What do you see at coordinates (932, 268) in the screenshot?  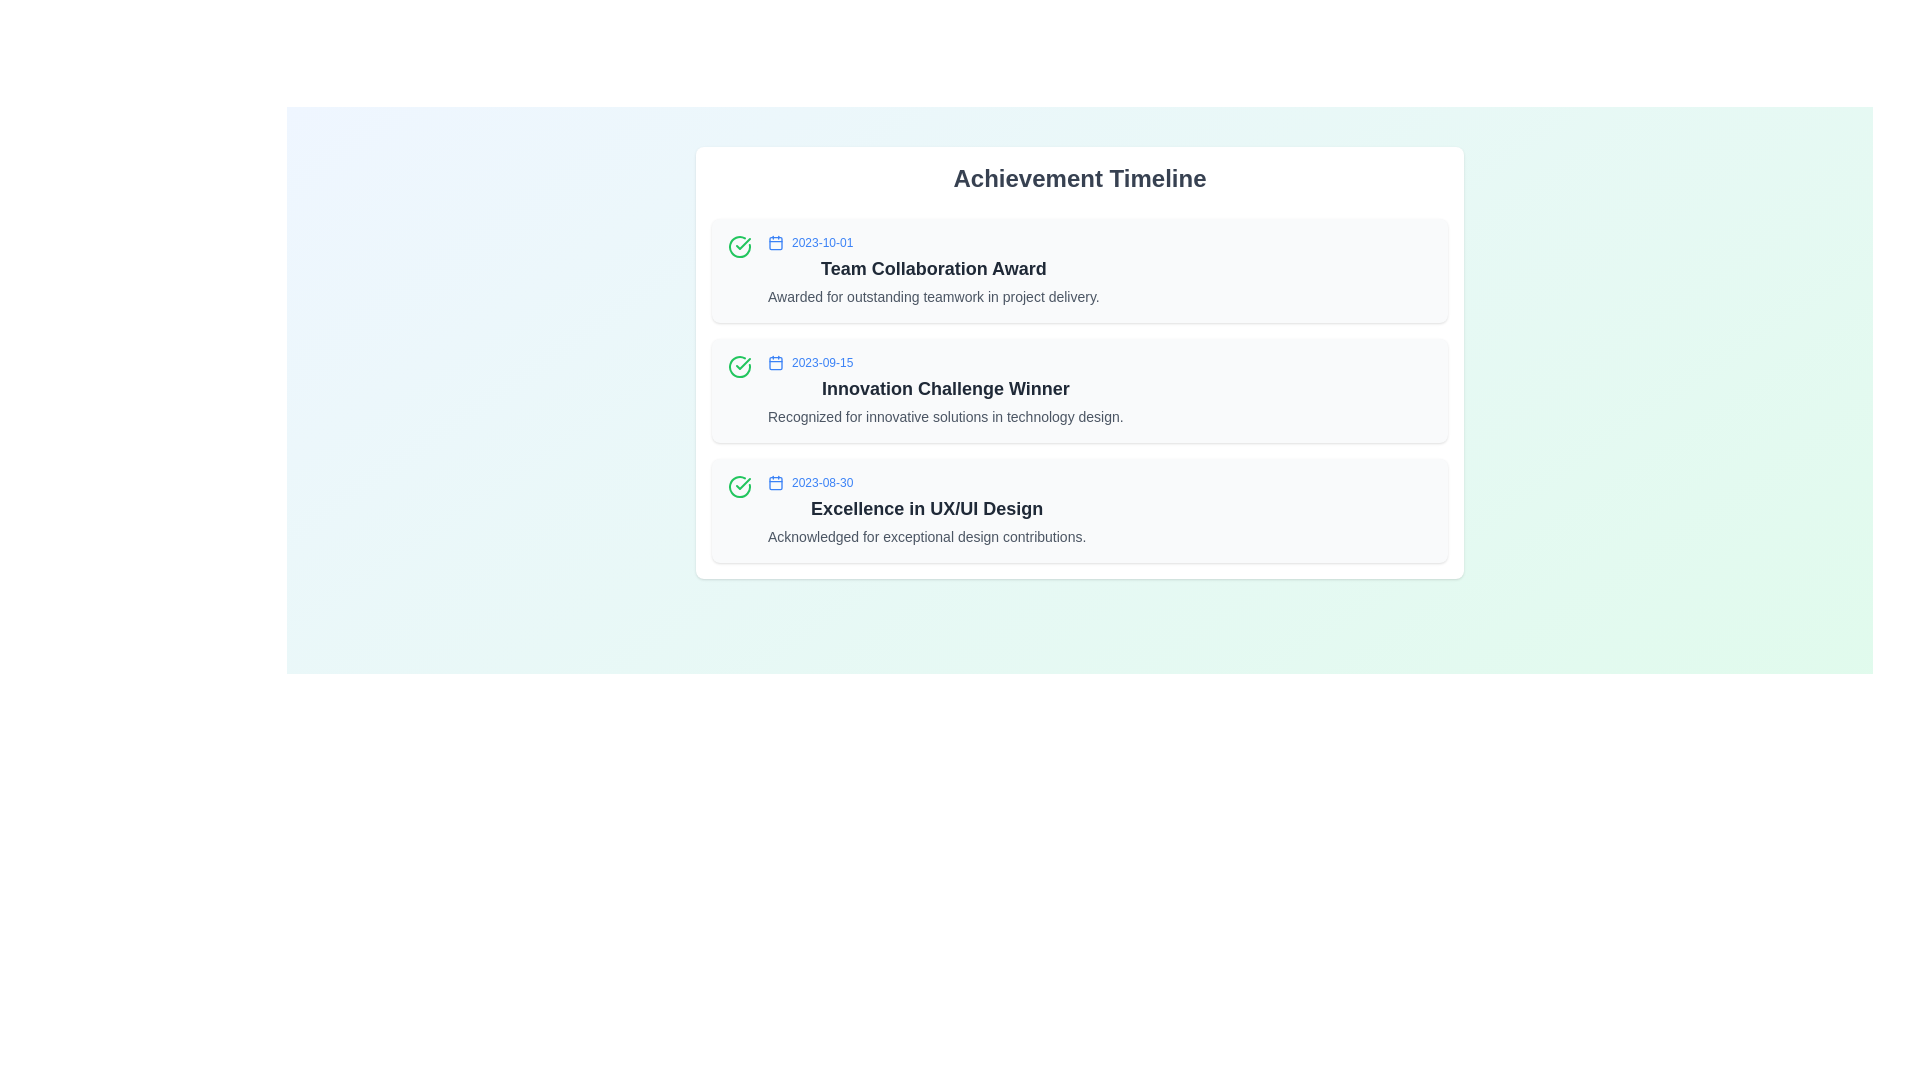 I see `text label or heading that serves as the title for the award description, prominently positioned under the date and icon combination` at bounding box center [932, 268].